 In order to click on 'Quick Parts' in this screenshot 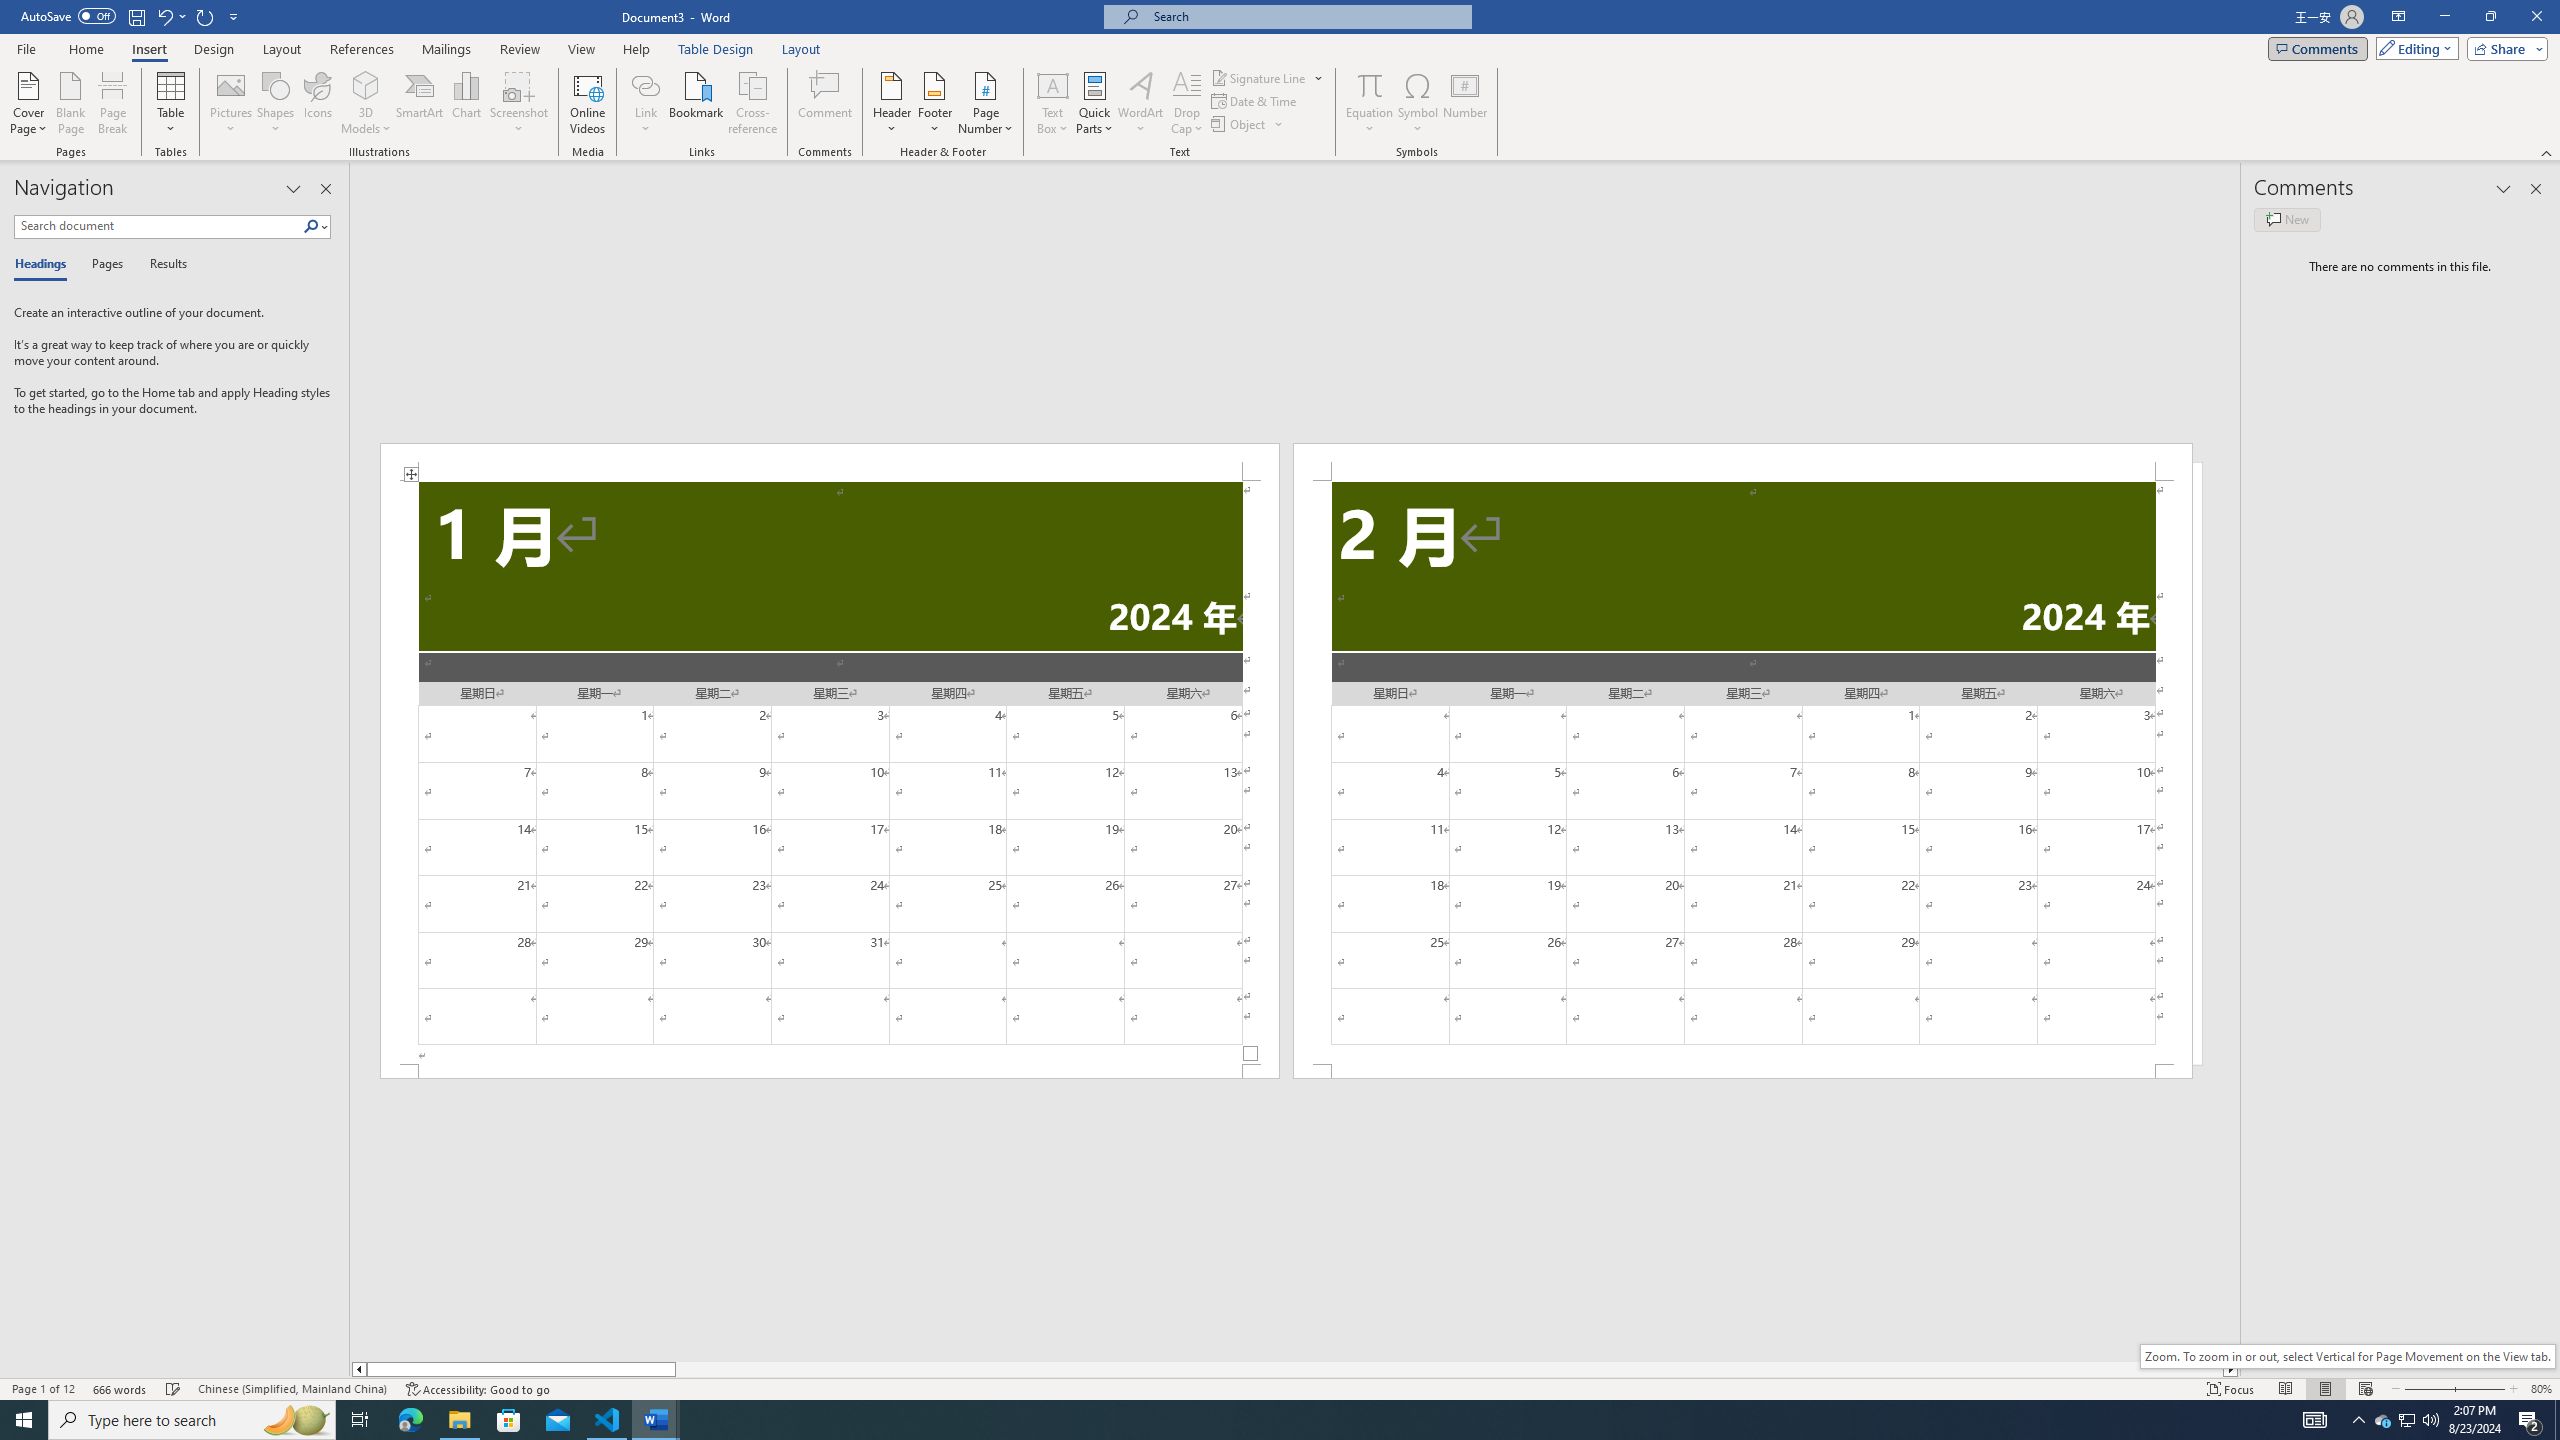, I will do `click(1094, 103)`.